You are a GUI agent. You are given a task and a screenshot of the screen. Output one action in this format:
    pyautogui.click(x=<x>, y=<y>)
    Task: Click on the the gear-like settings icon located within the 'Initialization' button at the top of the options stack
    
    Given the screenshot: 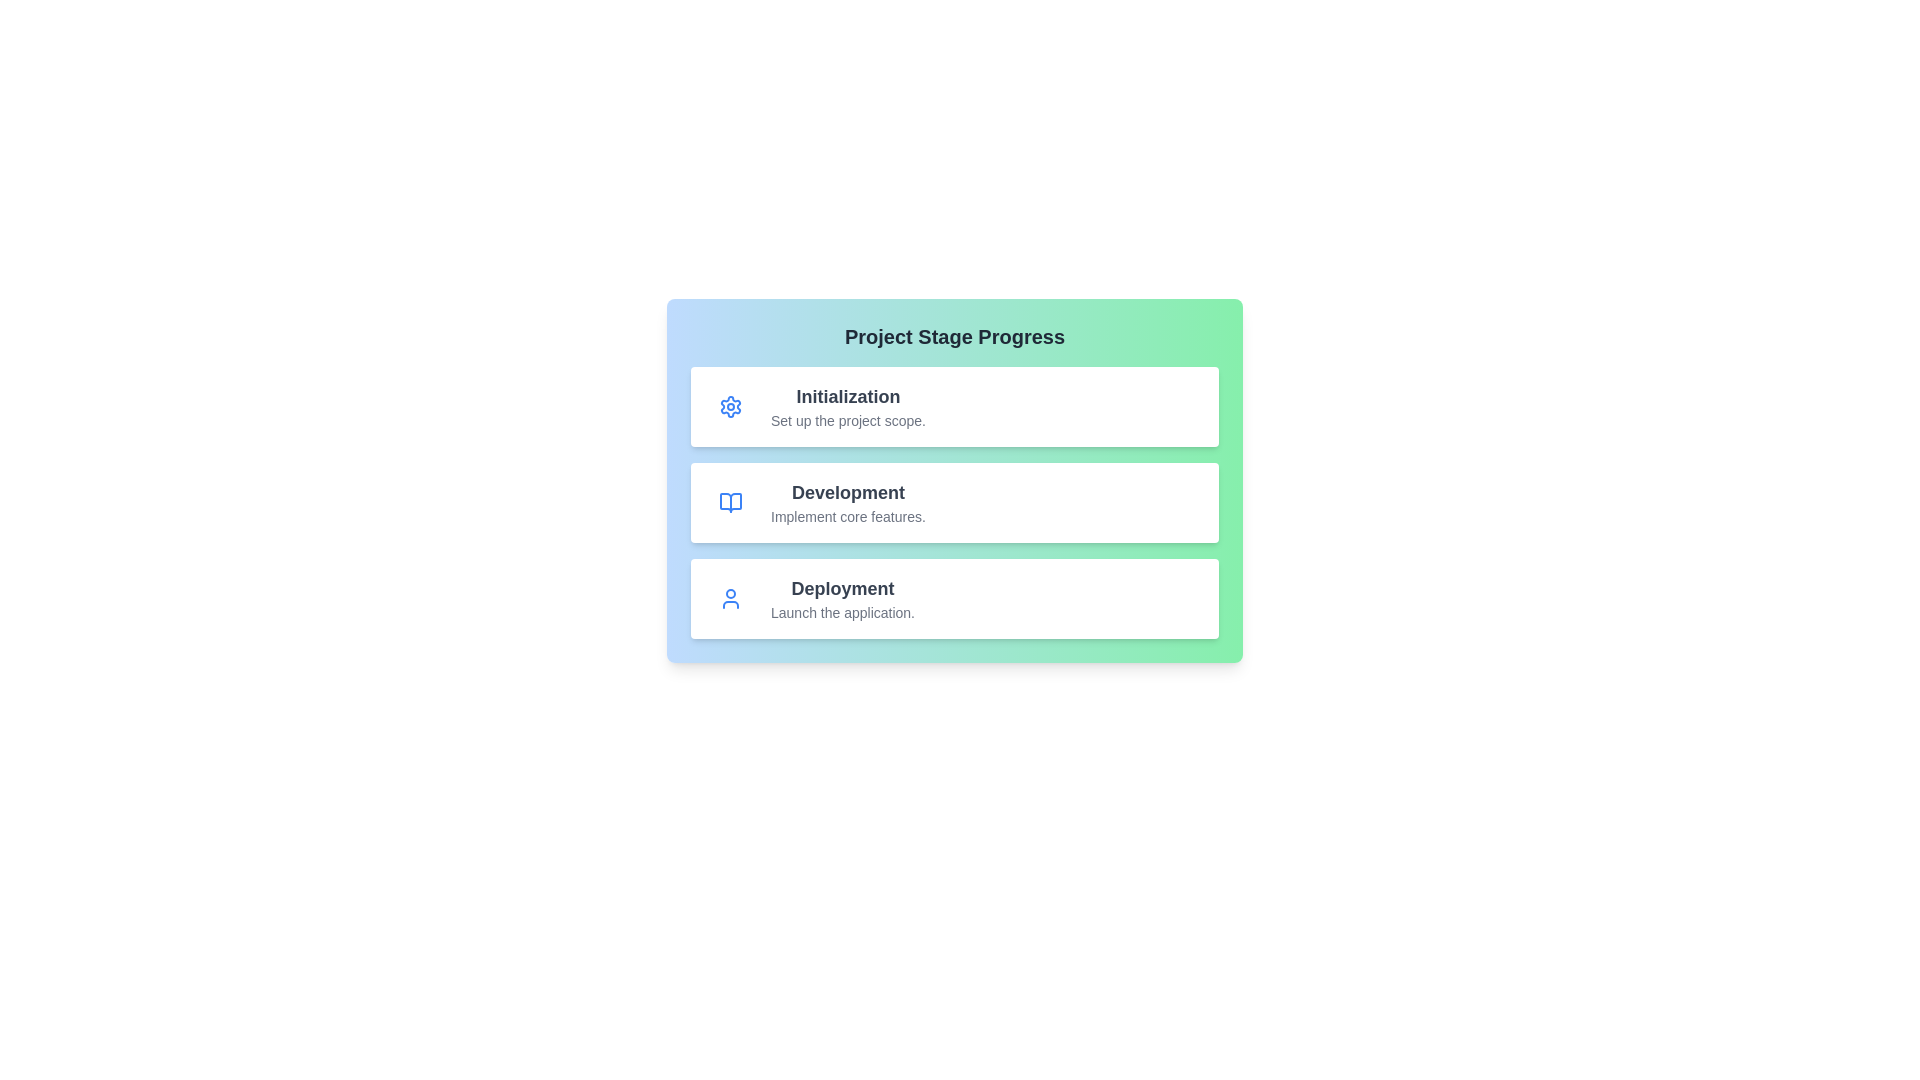 What is the action you would take?
    pyautogui.click(x=729, y=406)
    